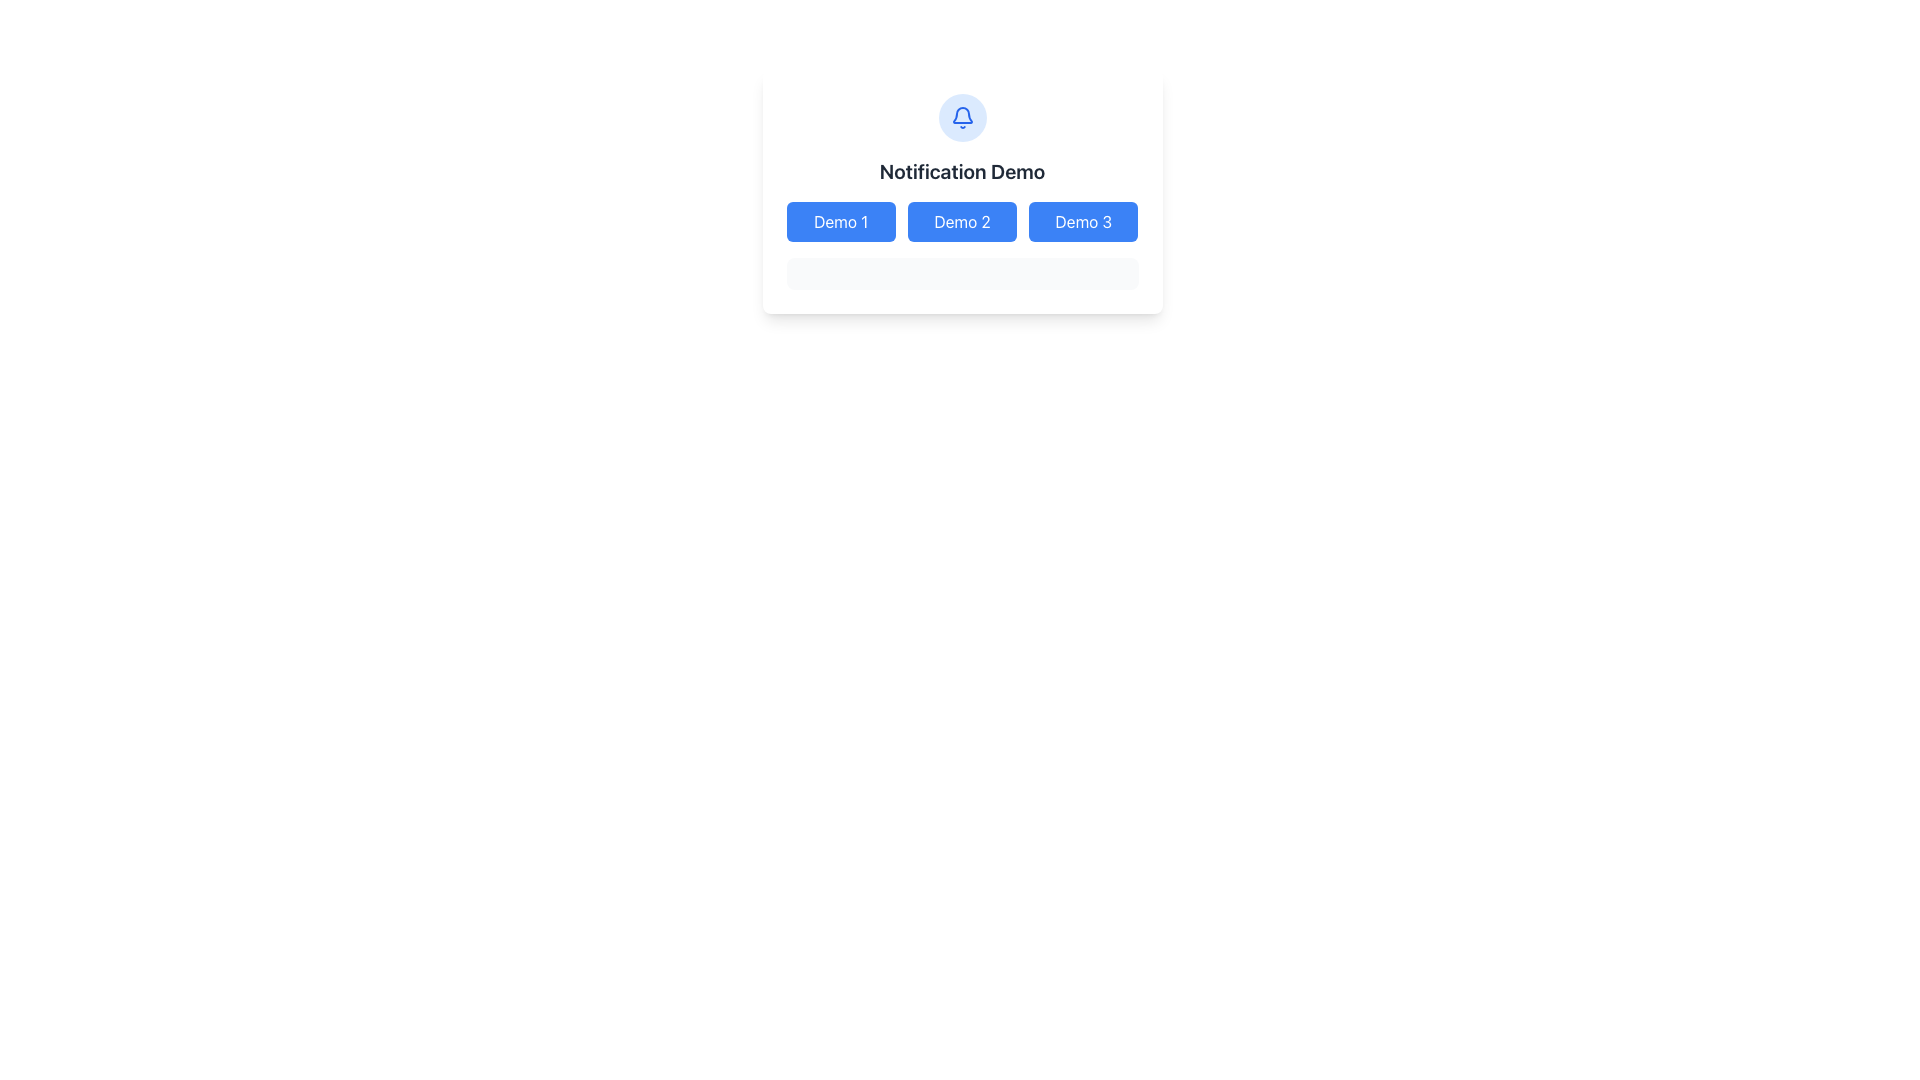 The width and height of the screenshot is (1920, 1080). Describe the element at coordinates (962, 118) in the screenshot. I see `the notification bell icon, which is centrally positioned above the 'Notification Demo' text` at that location.